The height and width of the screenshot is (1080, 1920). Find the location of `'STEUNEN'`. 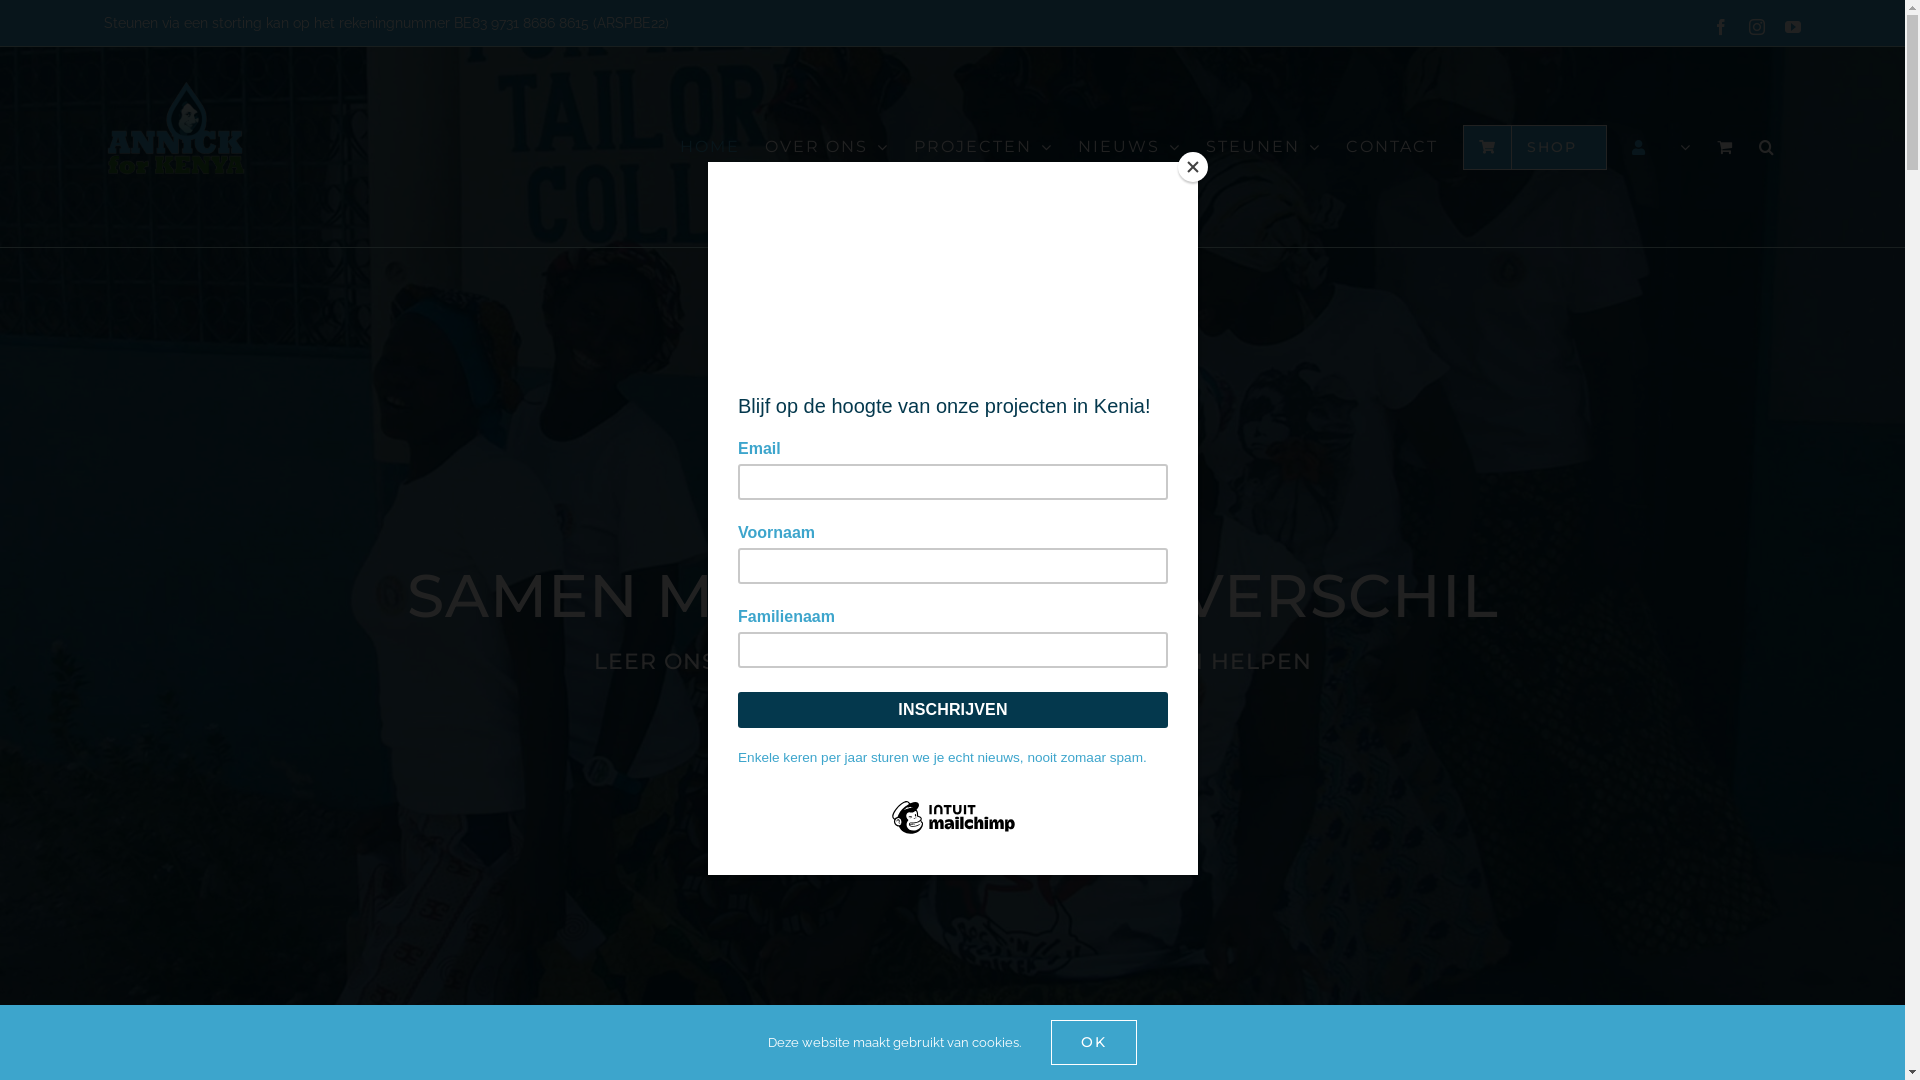

'STEUNEN' is located at coordinates (1204, 145).